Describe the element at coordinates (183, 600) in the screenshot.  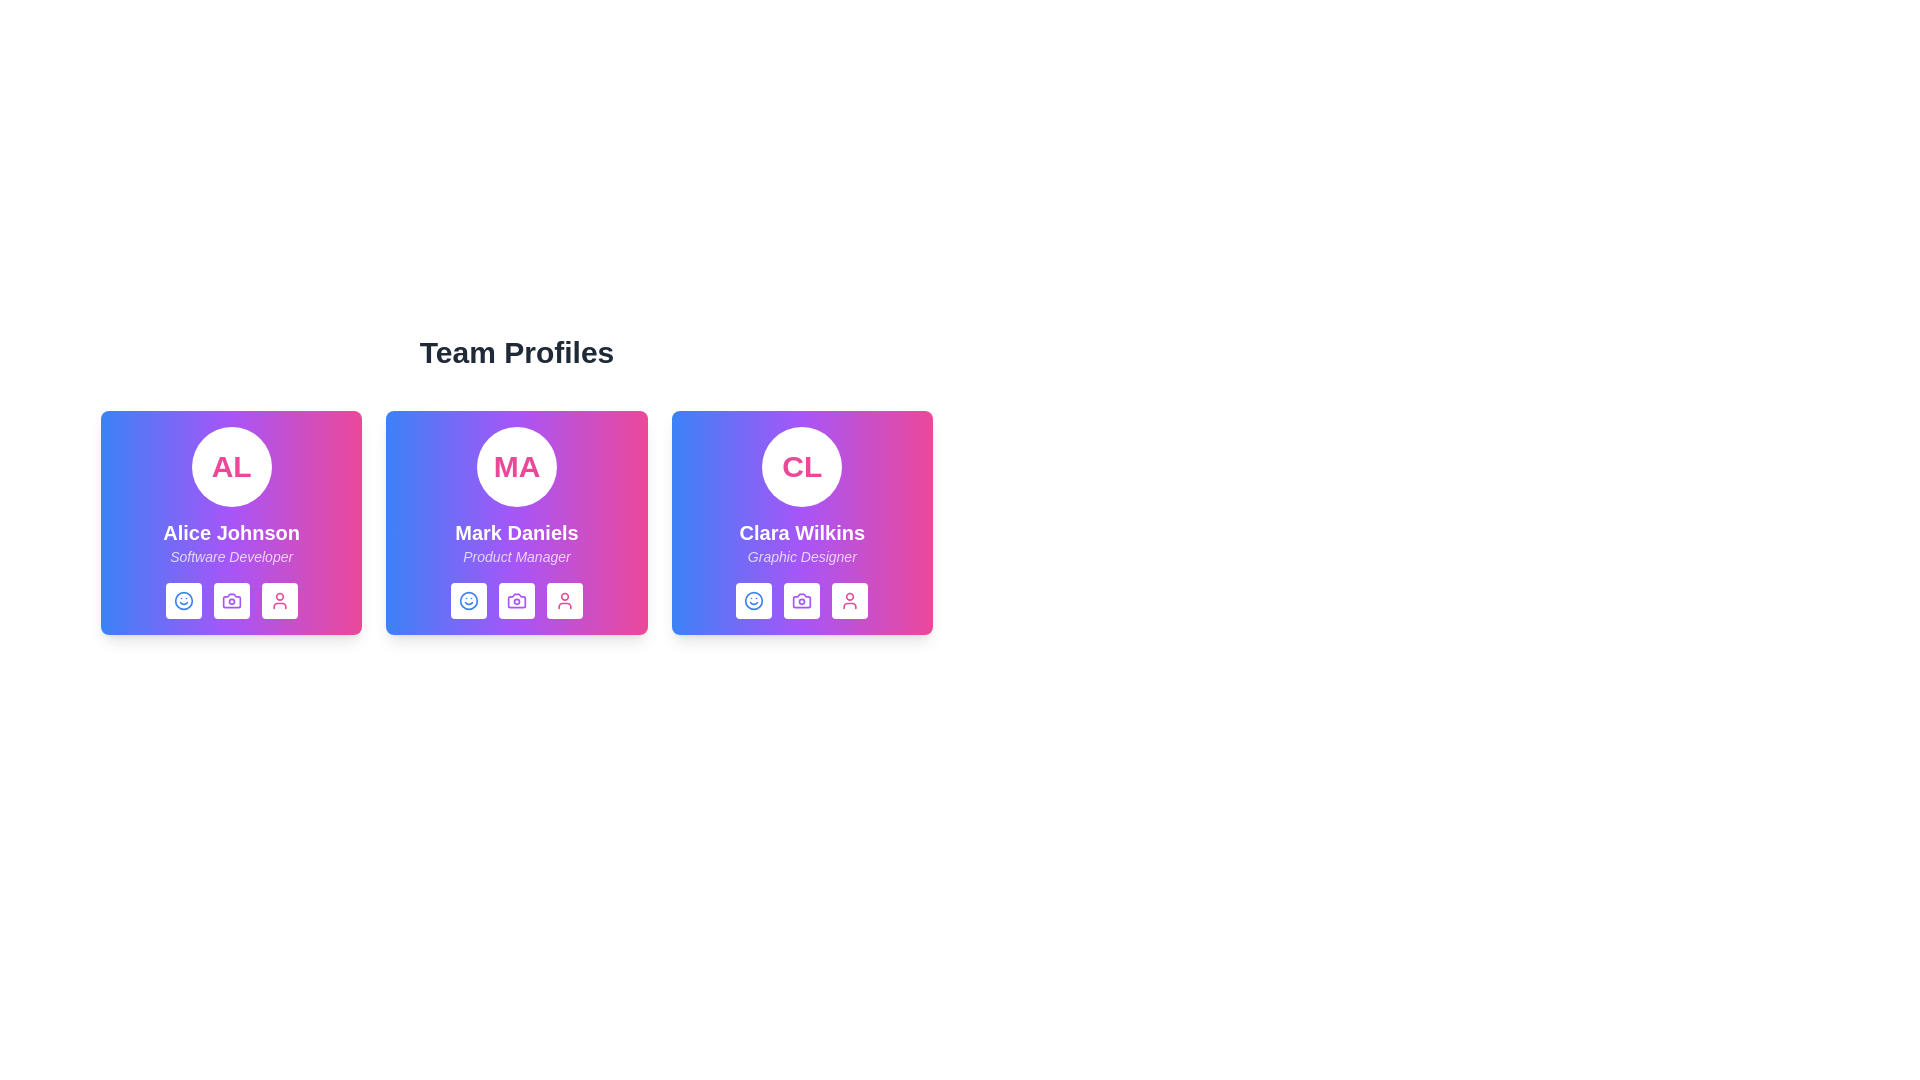
I see `the button with a rounded white background and blue smiley face icon, which is the first button in a horizontal group below the profile card of 'Alice Johnson - Software Developer'` at that location.